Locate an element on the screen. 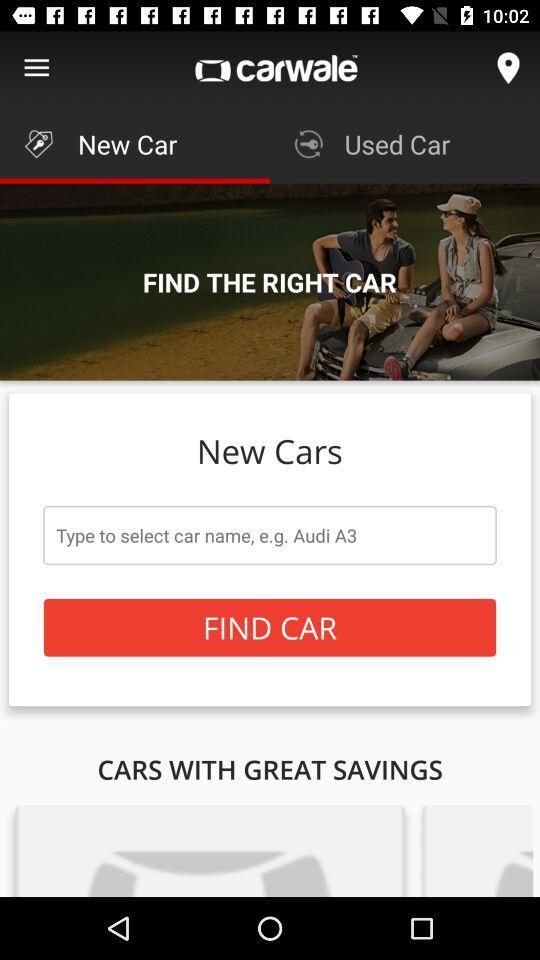  instead of three line symbol it can be menu option is located at coordinates (36, 68).